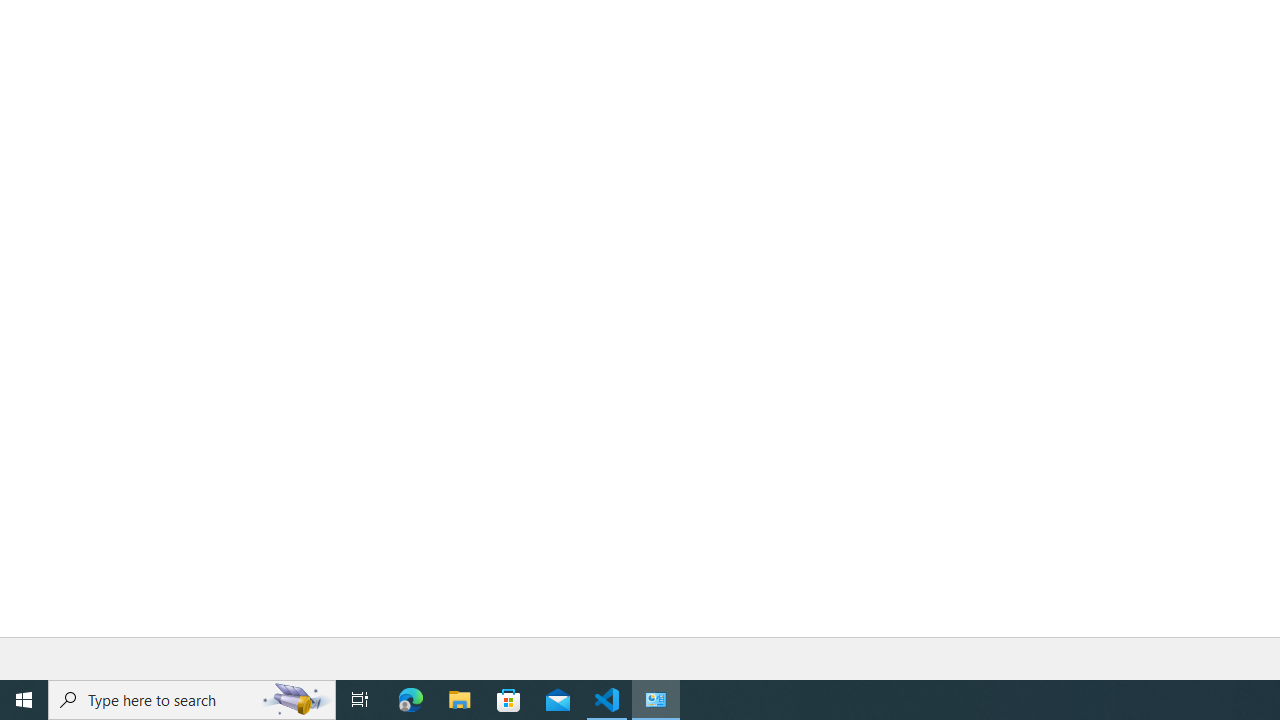 This screenshot has width=1280, height=720. Describe the element at coordinates (24, 698) in the screenshot. I see `'Start'` at that location.